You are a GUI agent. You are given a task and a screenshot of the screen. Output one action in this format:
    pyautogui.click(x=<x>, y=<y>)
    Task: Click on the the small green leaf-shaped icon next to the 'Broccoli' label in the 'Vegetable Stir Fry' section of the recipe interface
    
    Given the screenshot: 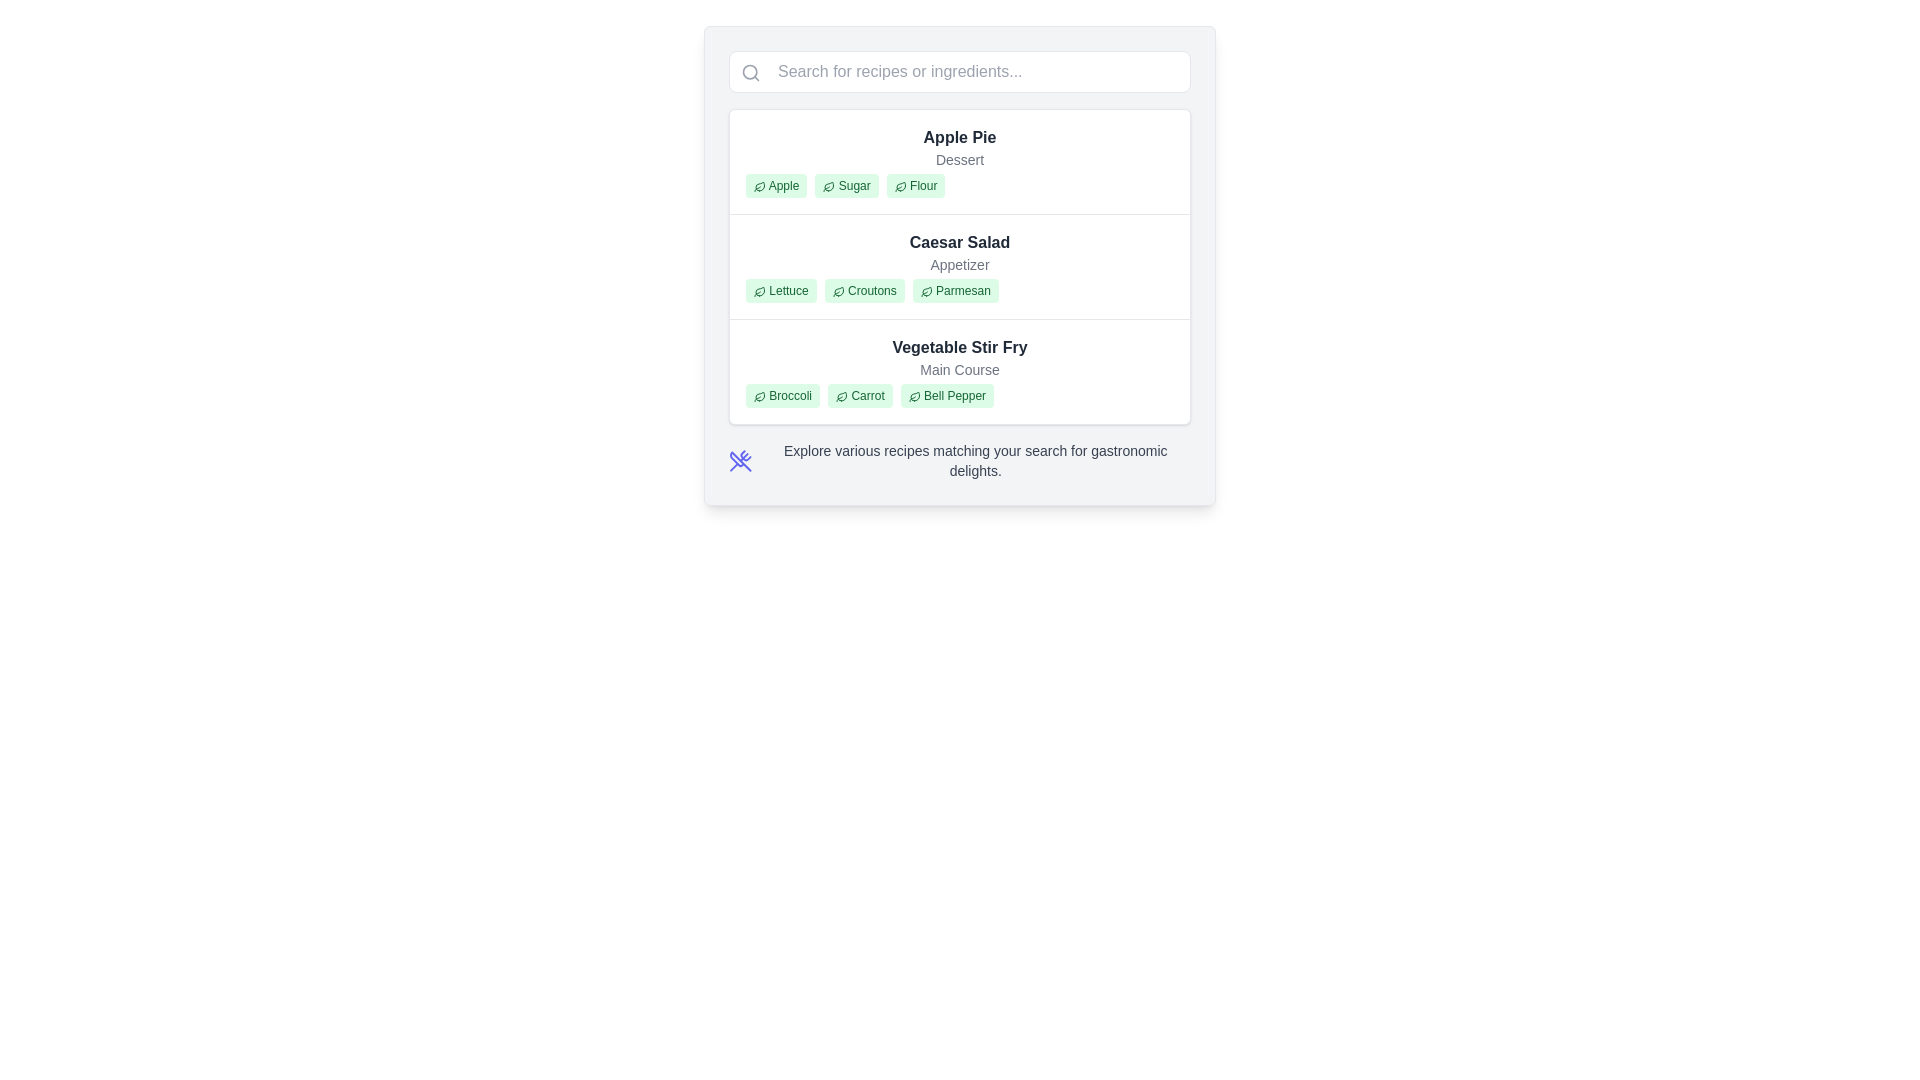 What is the action you would take?
    pyautogui.click(x=758, y=396)
    